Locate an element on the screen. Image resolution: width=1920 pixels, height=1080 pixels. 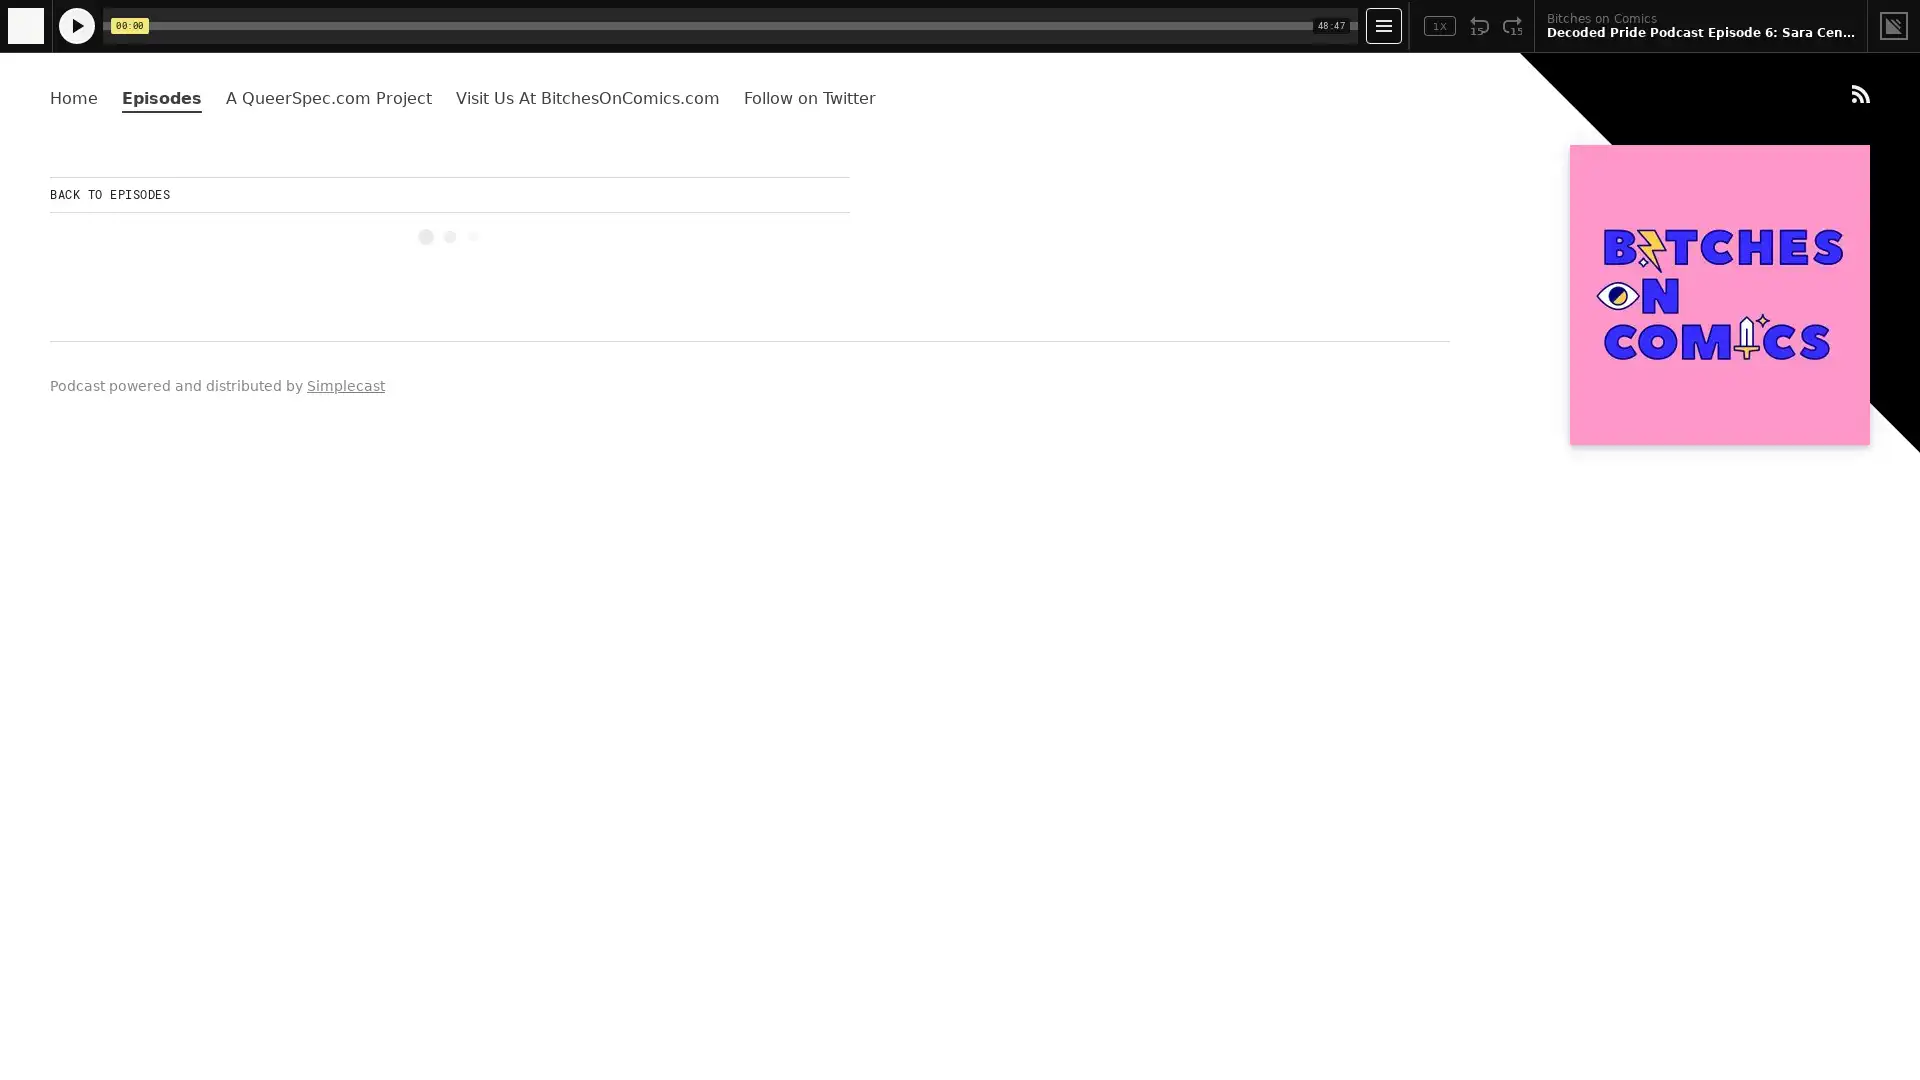
Open Player Settings is located at coordinates (1382, 26).